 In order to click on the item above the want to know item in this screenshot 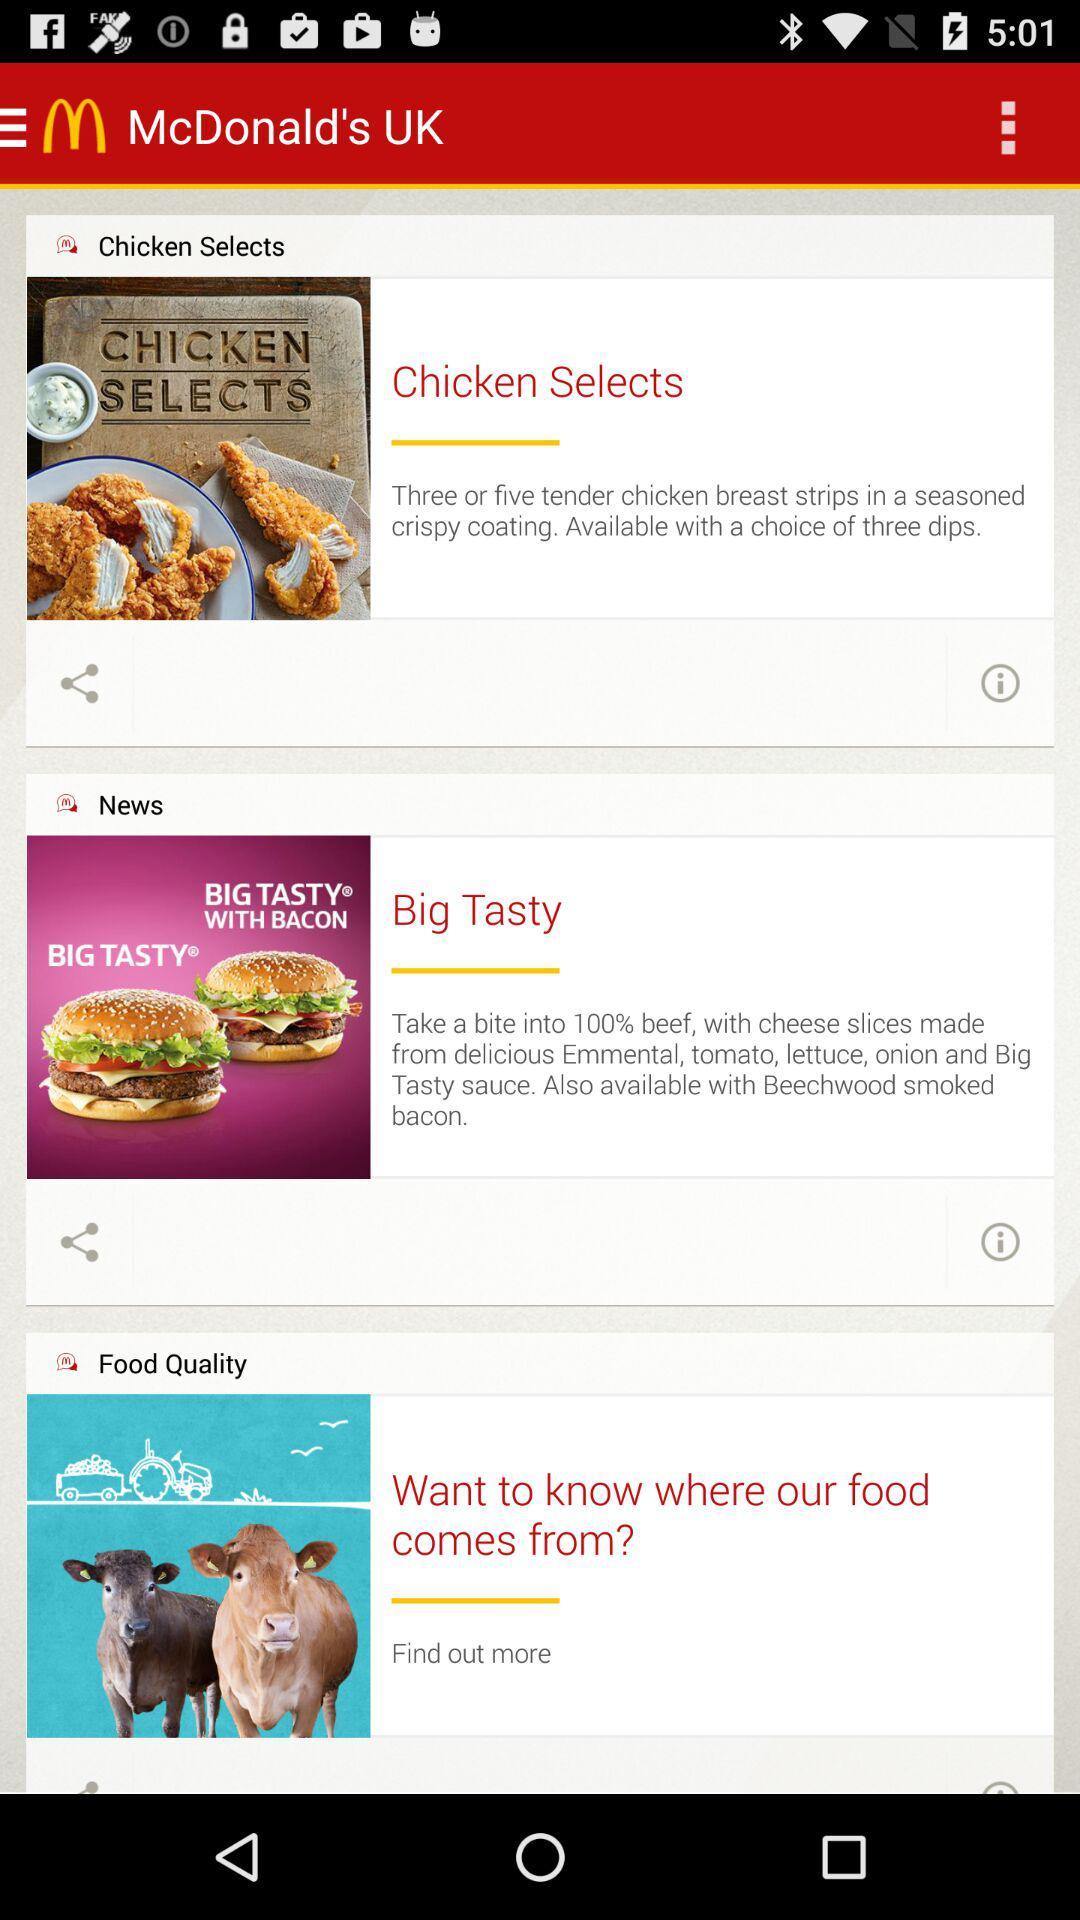, I will do `click(711, 1394)`.